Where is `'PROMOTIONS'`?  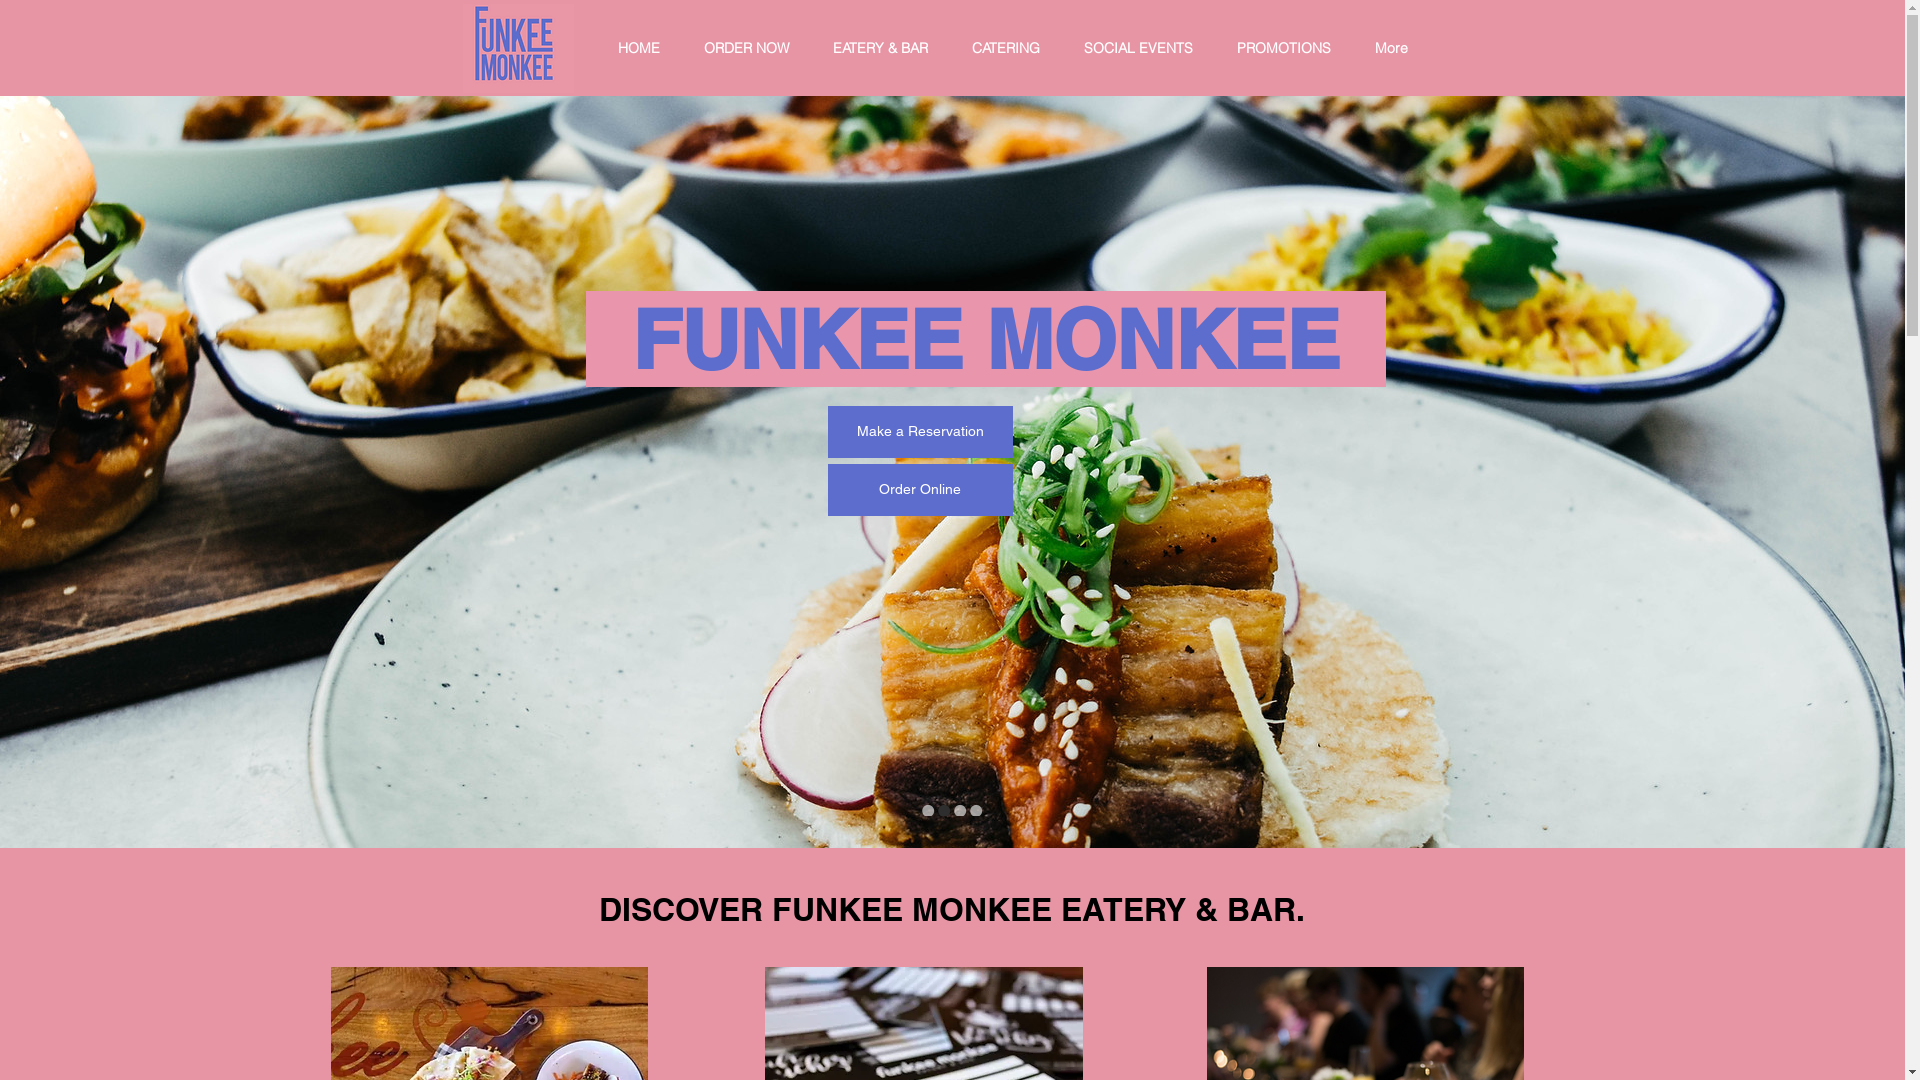
'PROMOTIONS' is located at coordinates (1291, 47).